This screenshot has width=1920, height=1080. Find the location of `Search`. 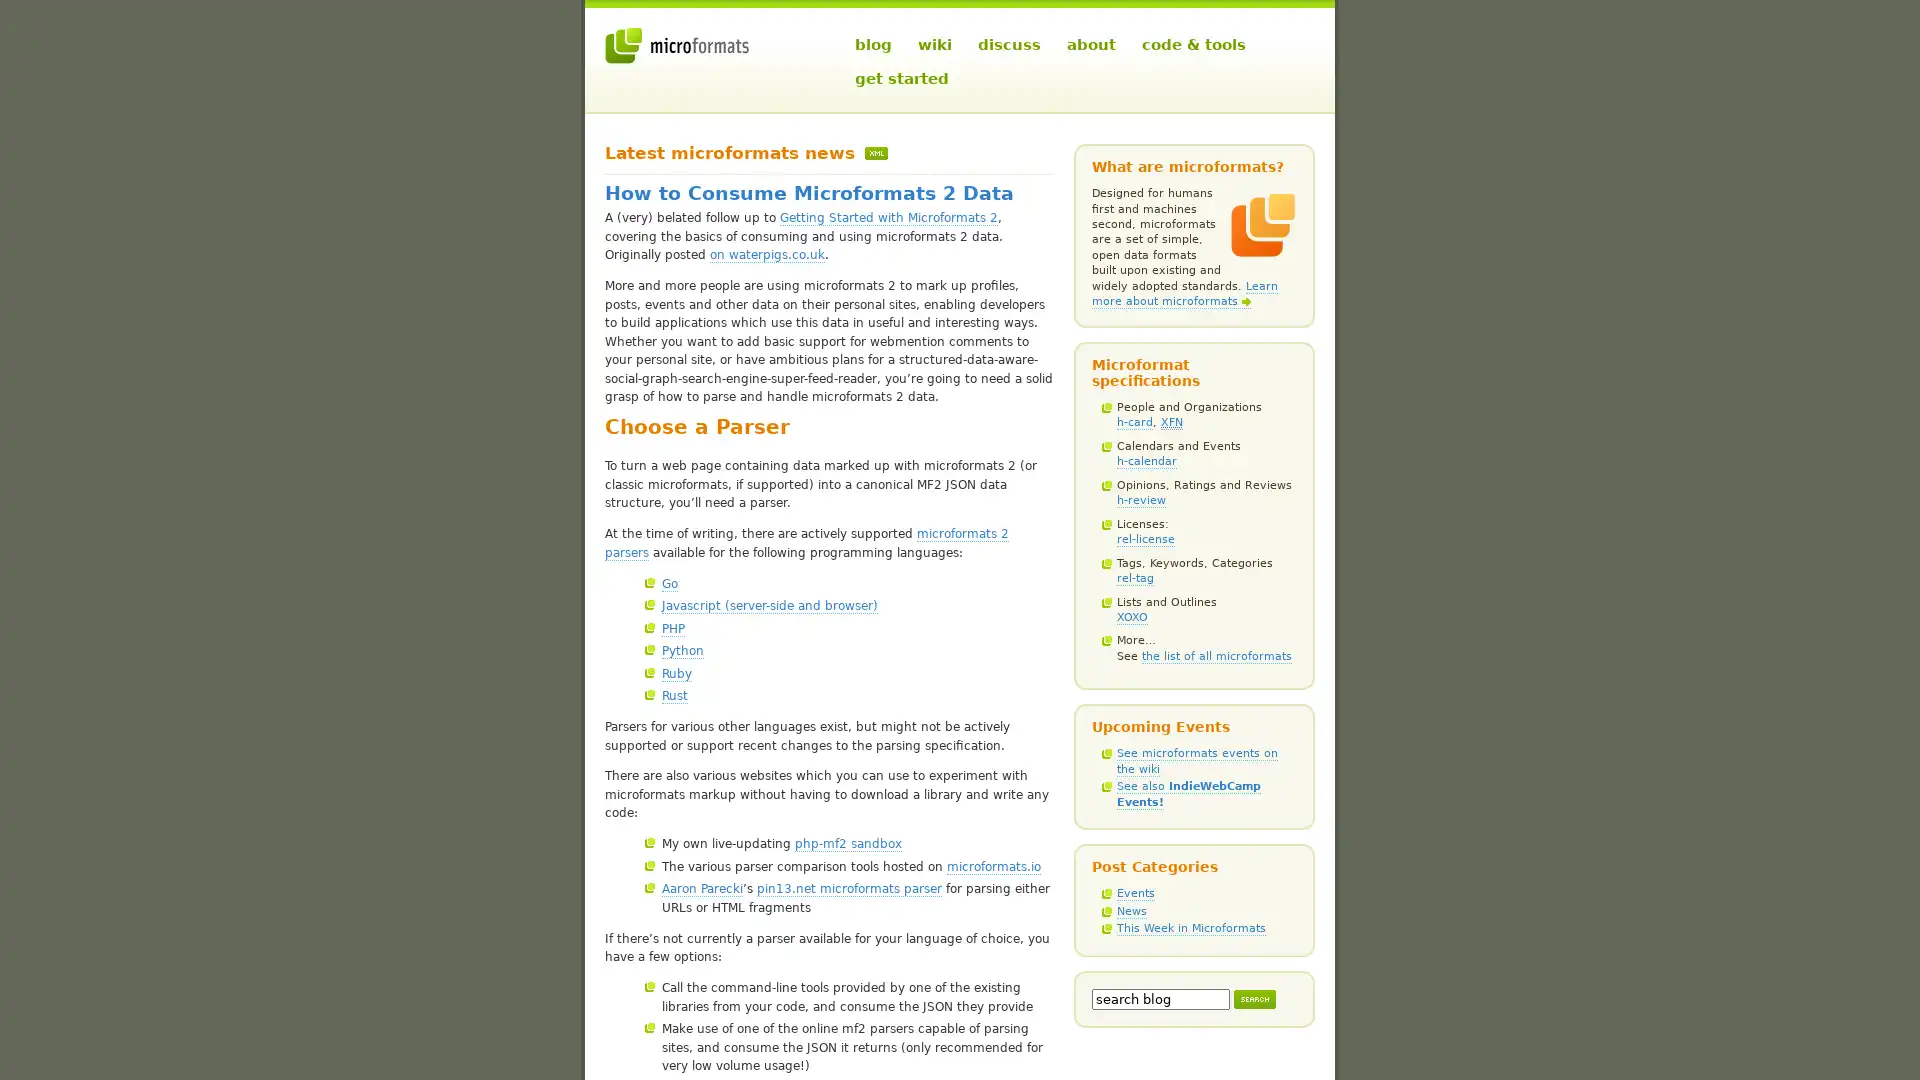

Search is located at coordinates (1253, 998).